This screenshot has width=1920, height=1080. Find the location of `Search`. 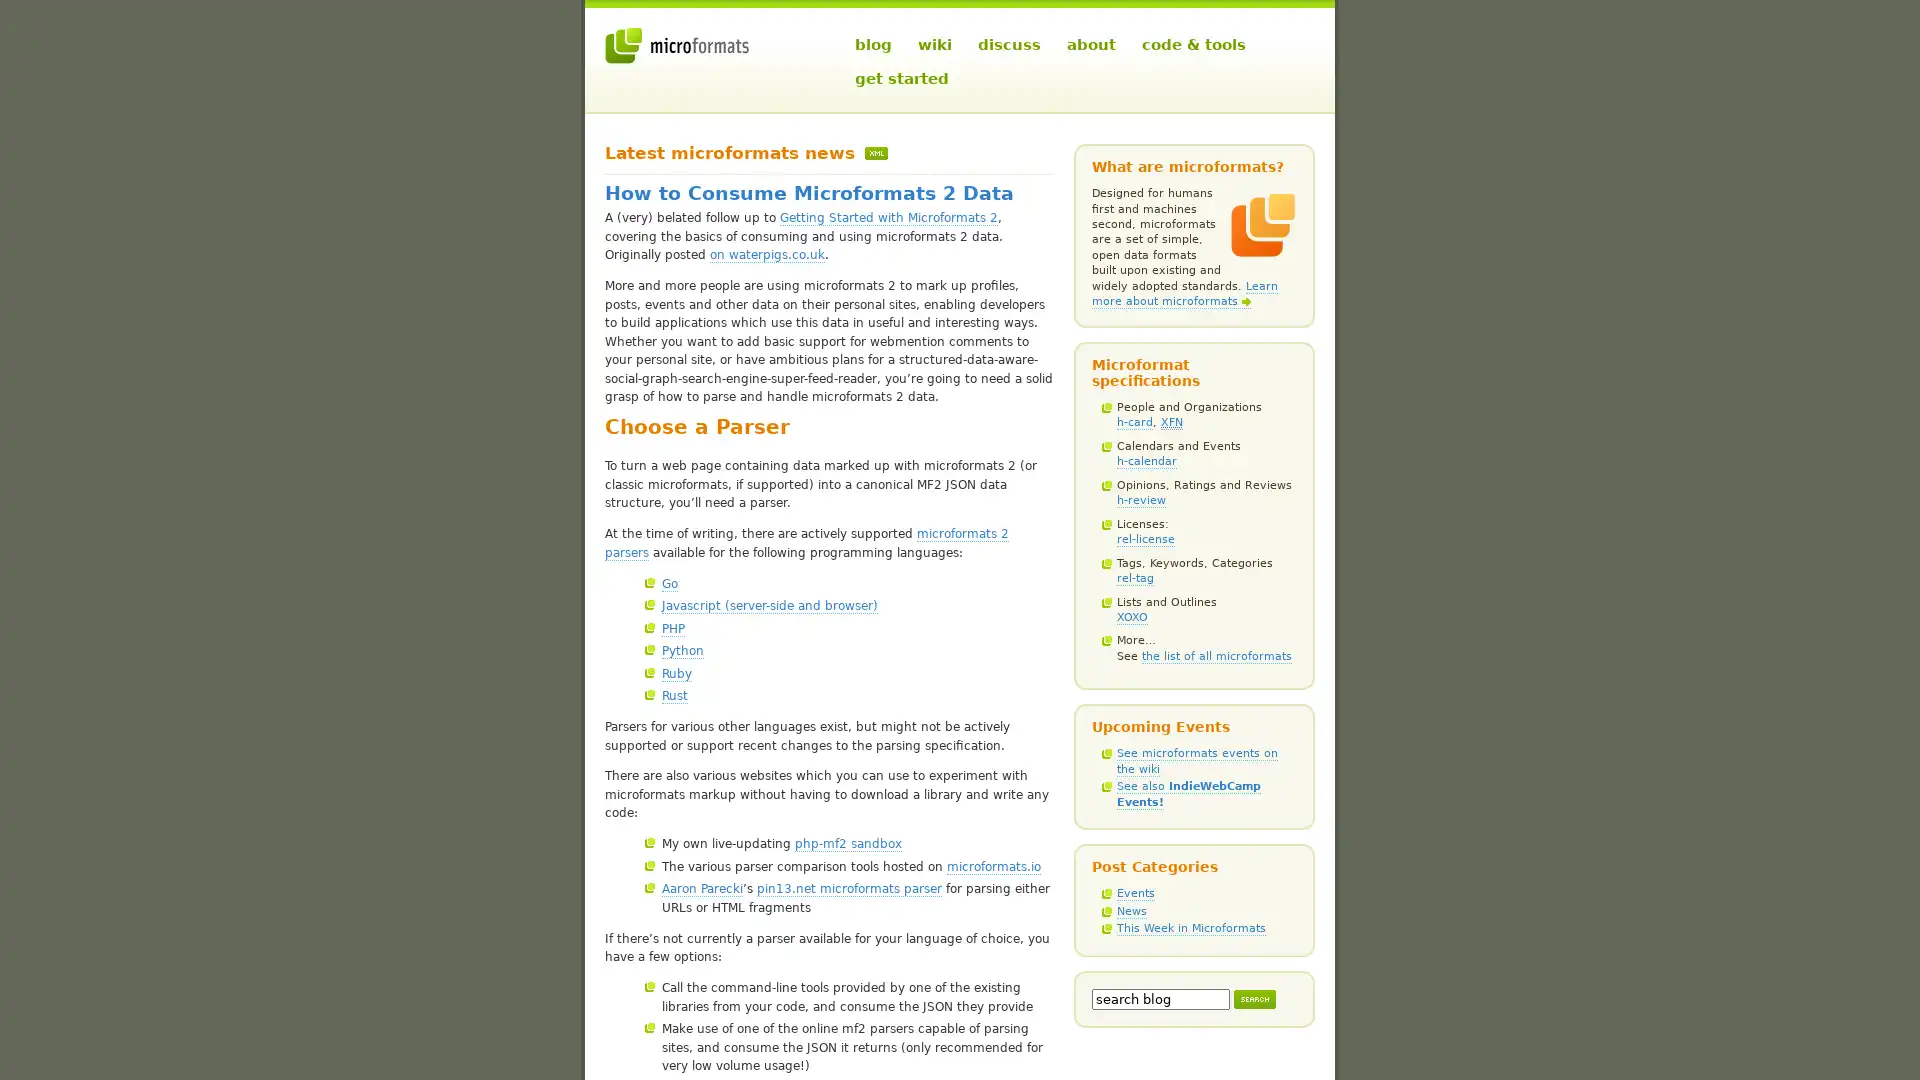

Search is located at coordinates (1253, 998).